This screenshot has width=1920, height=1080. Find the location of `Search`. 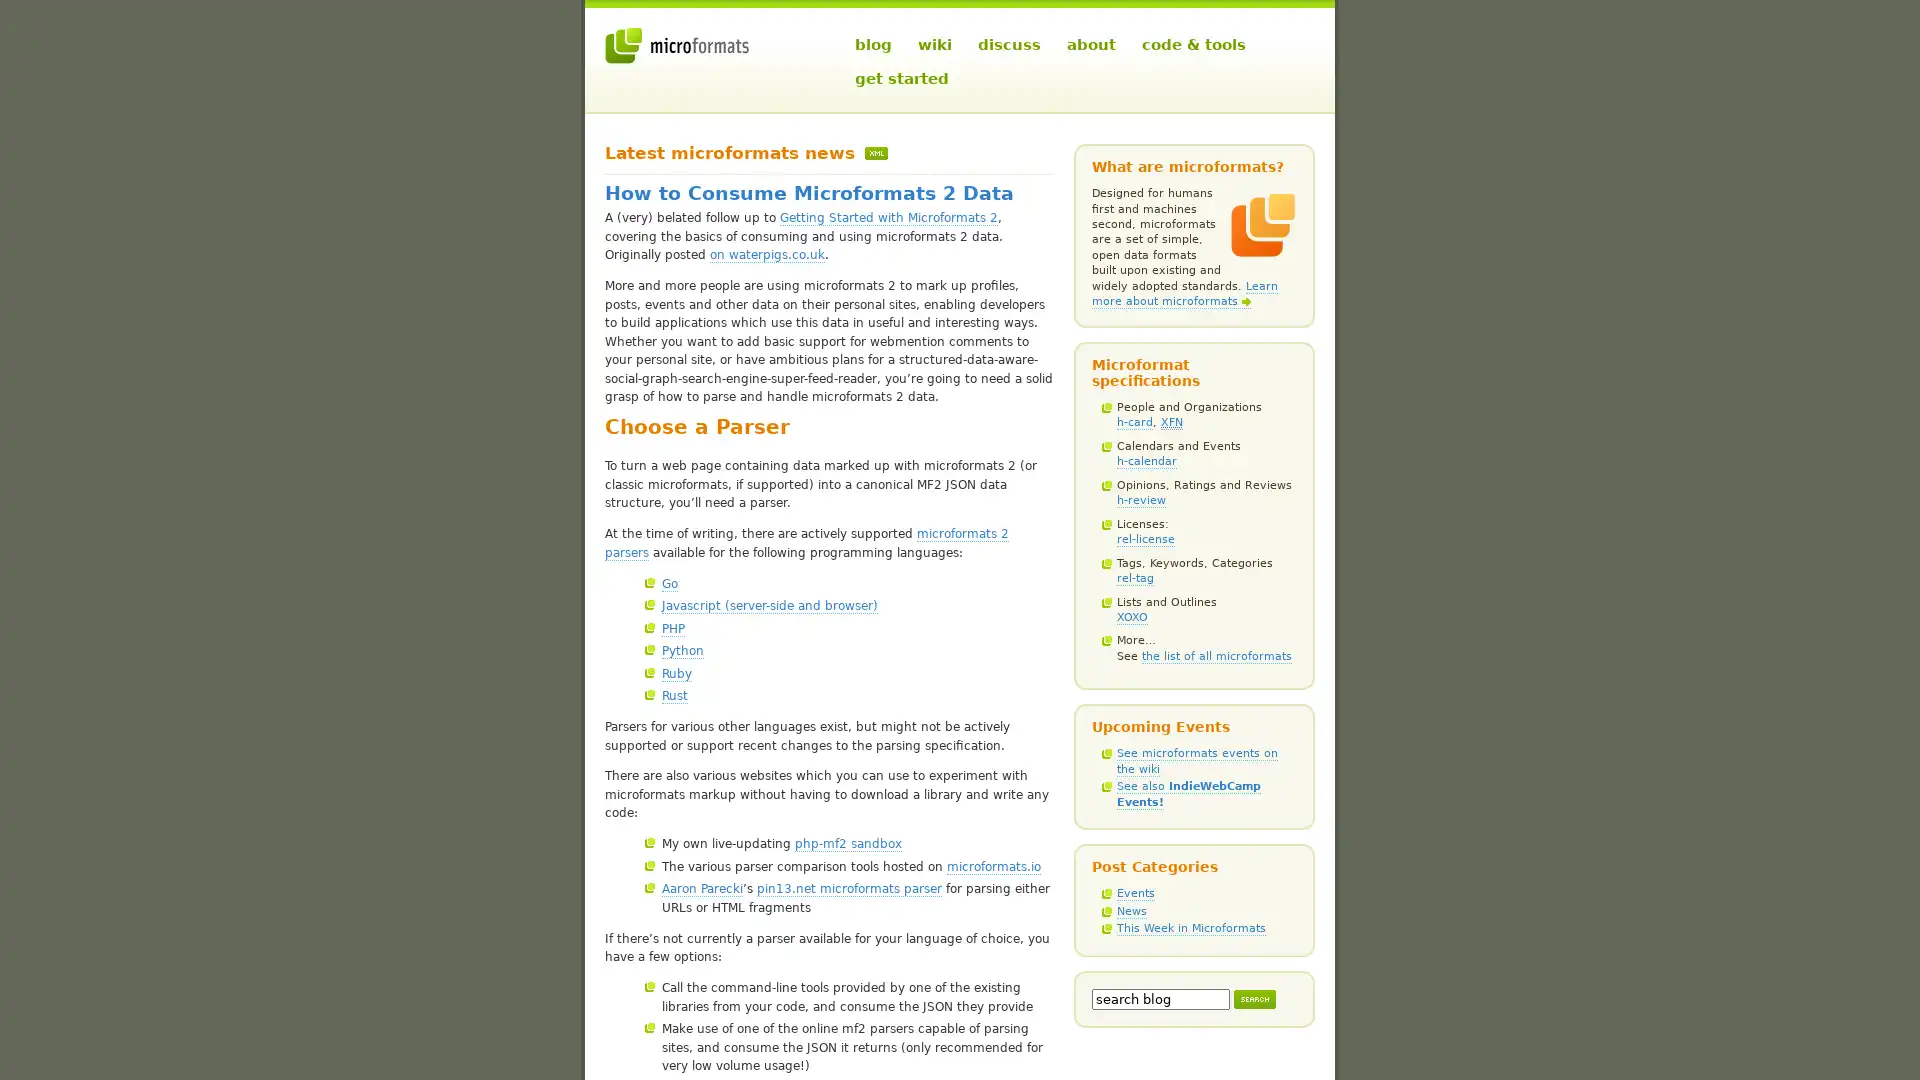

Search is located at coordinates (1253, 998).